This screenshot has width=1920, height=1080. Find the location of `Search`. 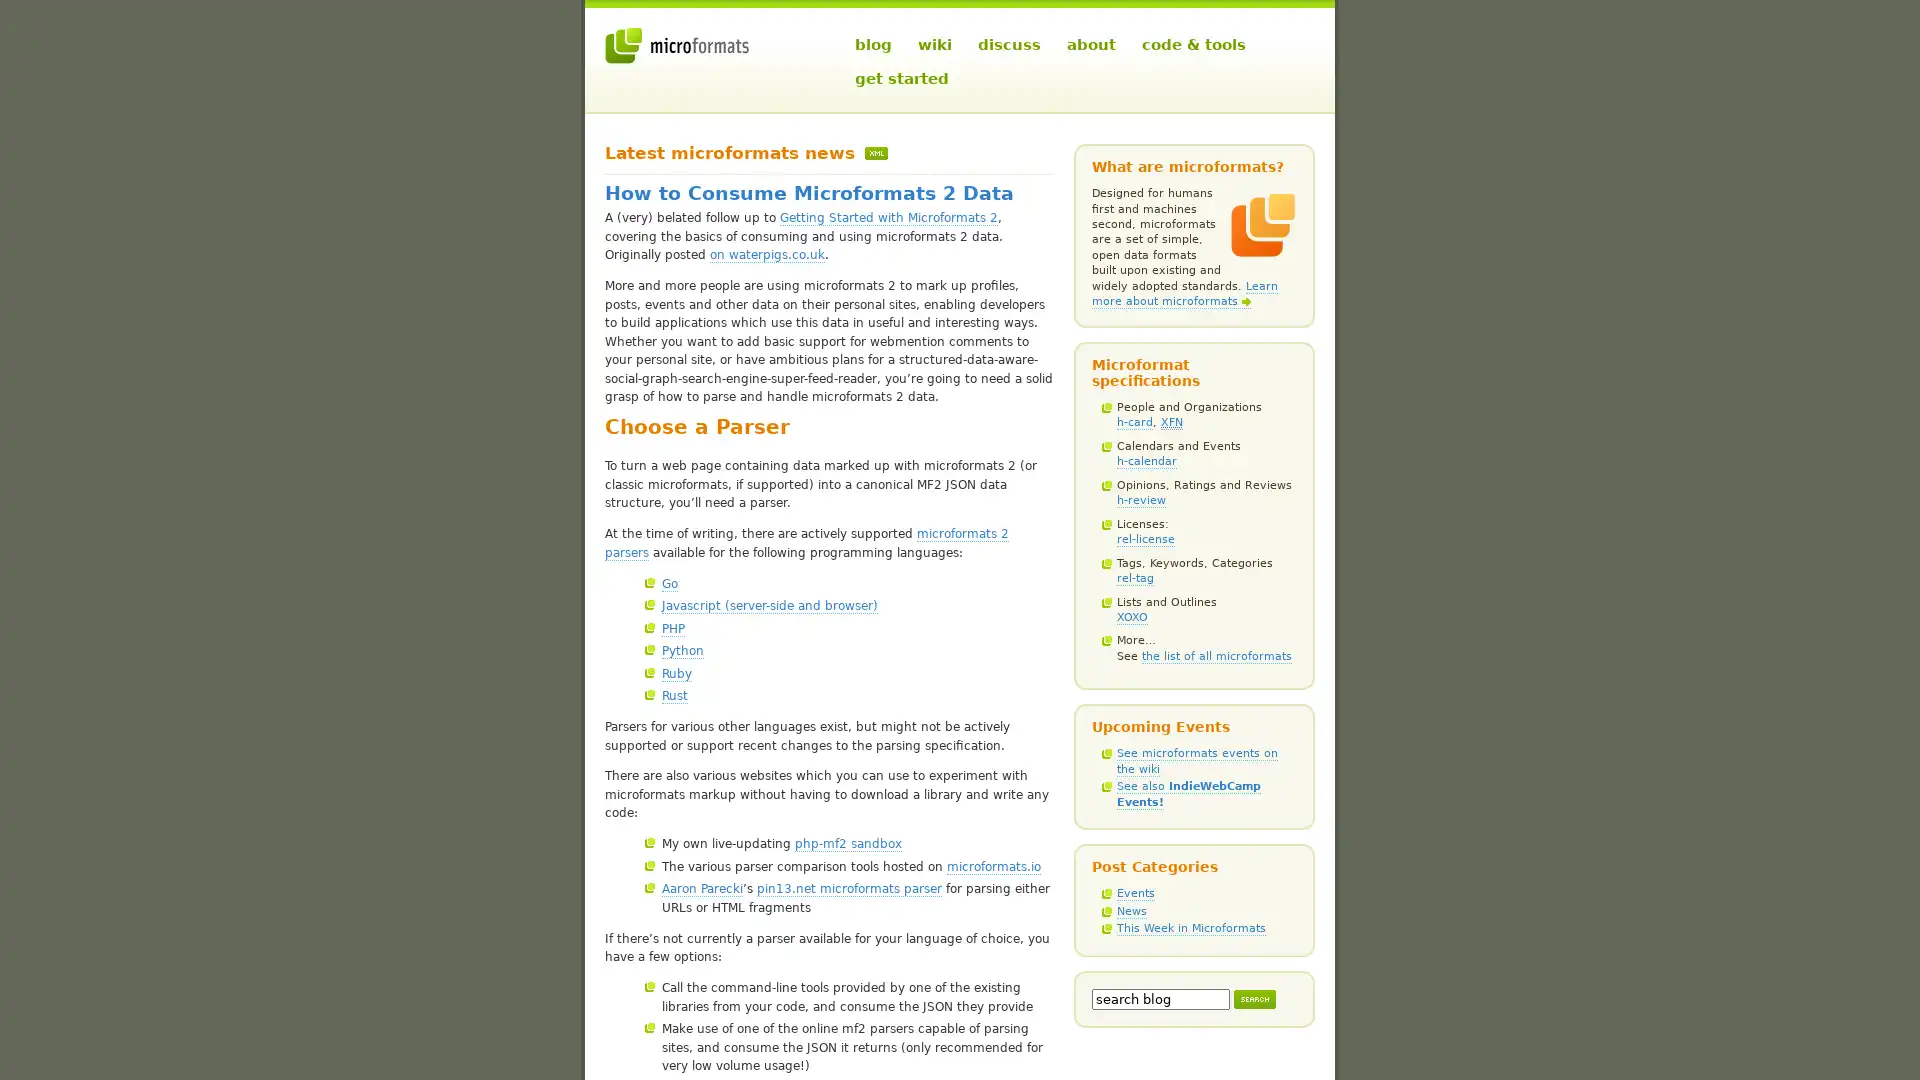

Search is located at coordinates (1253, 998).